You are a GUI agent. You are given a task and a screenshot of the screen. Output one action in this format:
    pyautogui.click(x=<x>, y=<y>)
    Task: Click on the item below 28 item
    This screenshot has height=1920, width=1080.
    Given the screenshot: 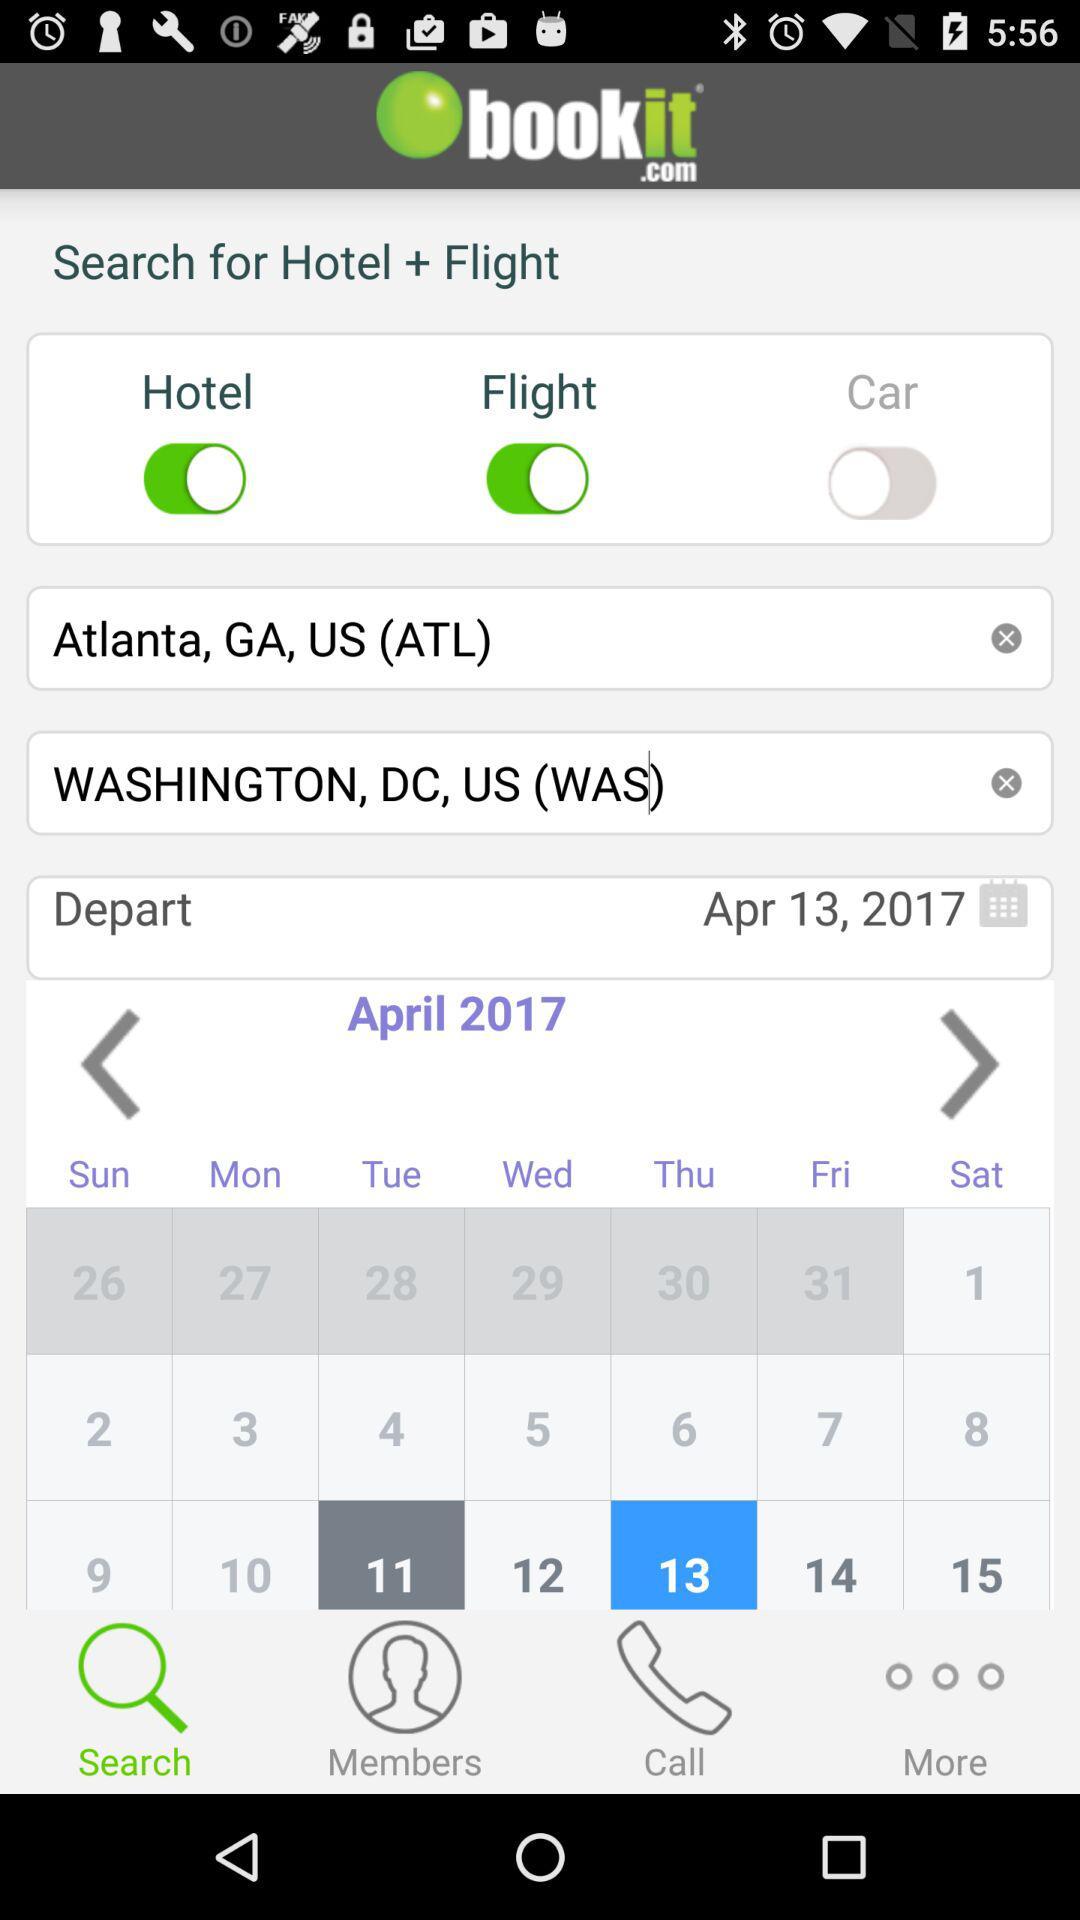 What is the action you would take?
    pyautogui.click(x=537, y=1426)
    